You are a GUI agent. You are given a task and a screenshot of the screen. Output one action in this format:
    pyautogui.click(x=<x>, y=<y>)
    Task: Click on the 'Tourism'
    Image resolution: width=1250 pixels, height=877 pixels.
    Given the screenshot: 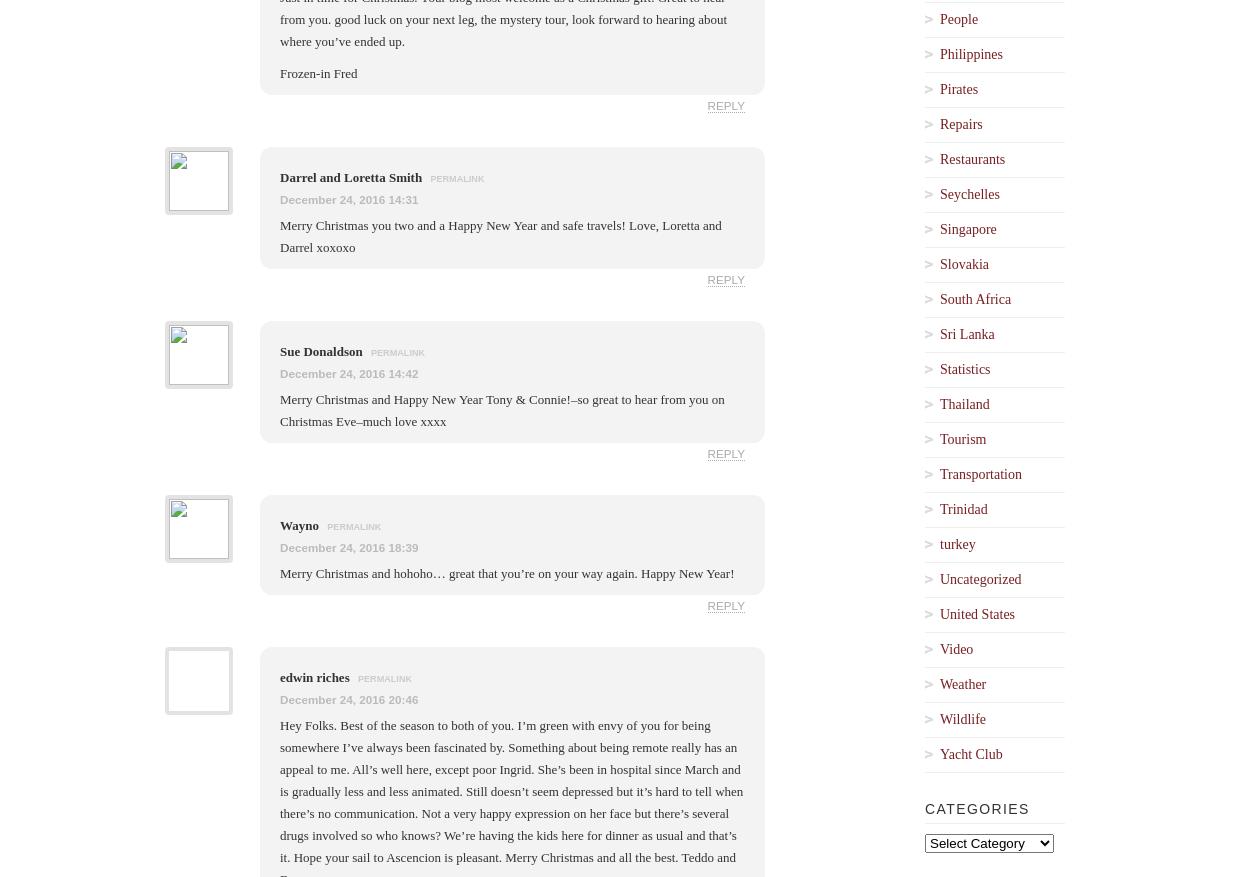 What is the action you would take?
    pyautogui.click(x=962, y=438)
    